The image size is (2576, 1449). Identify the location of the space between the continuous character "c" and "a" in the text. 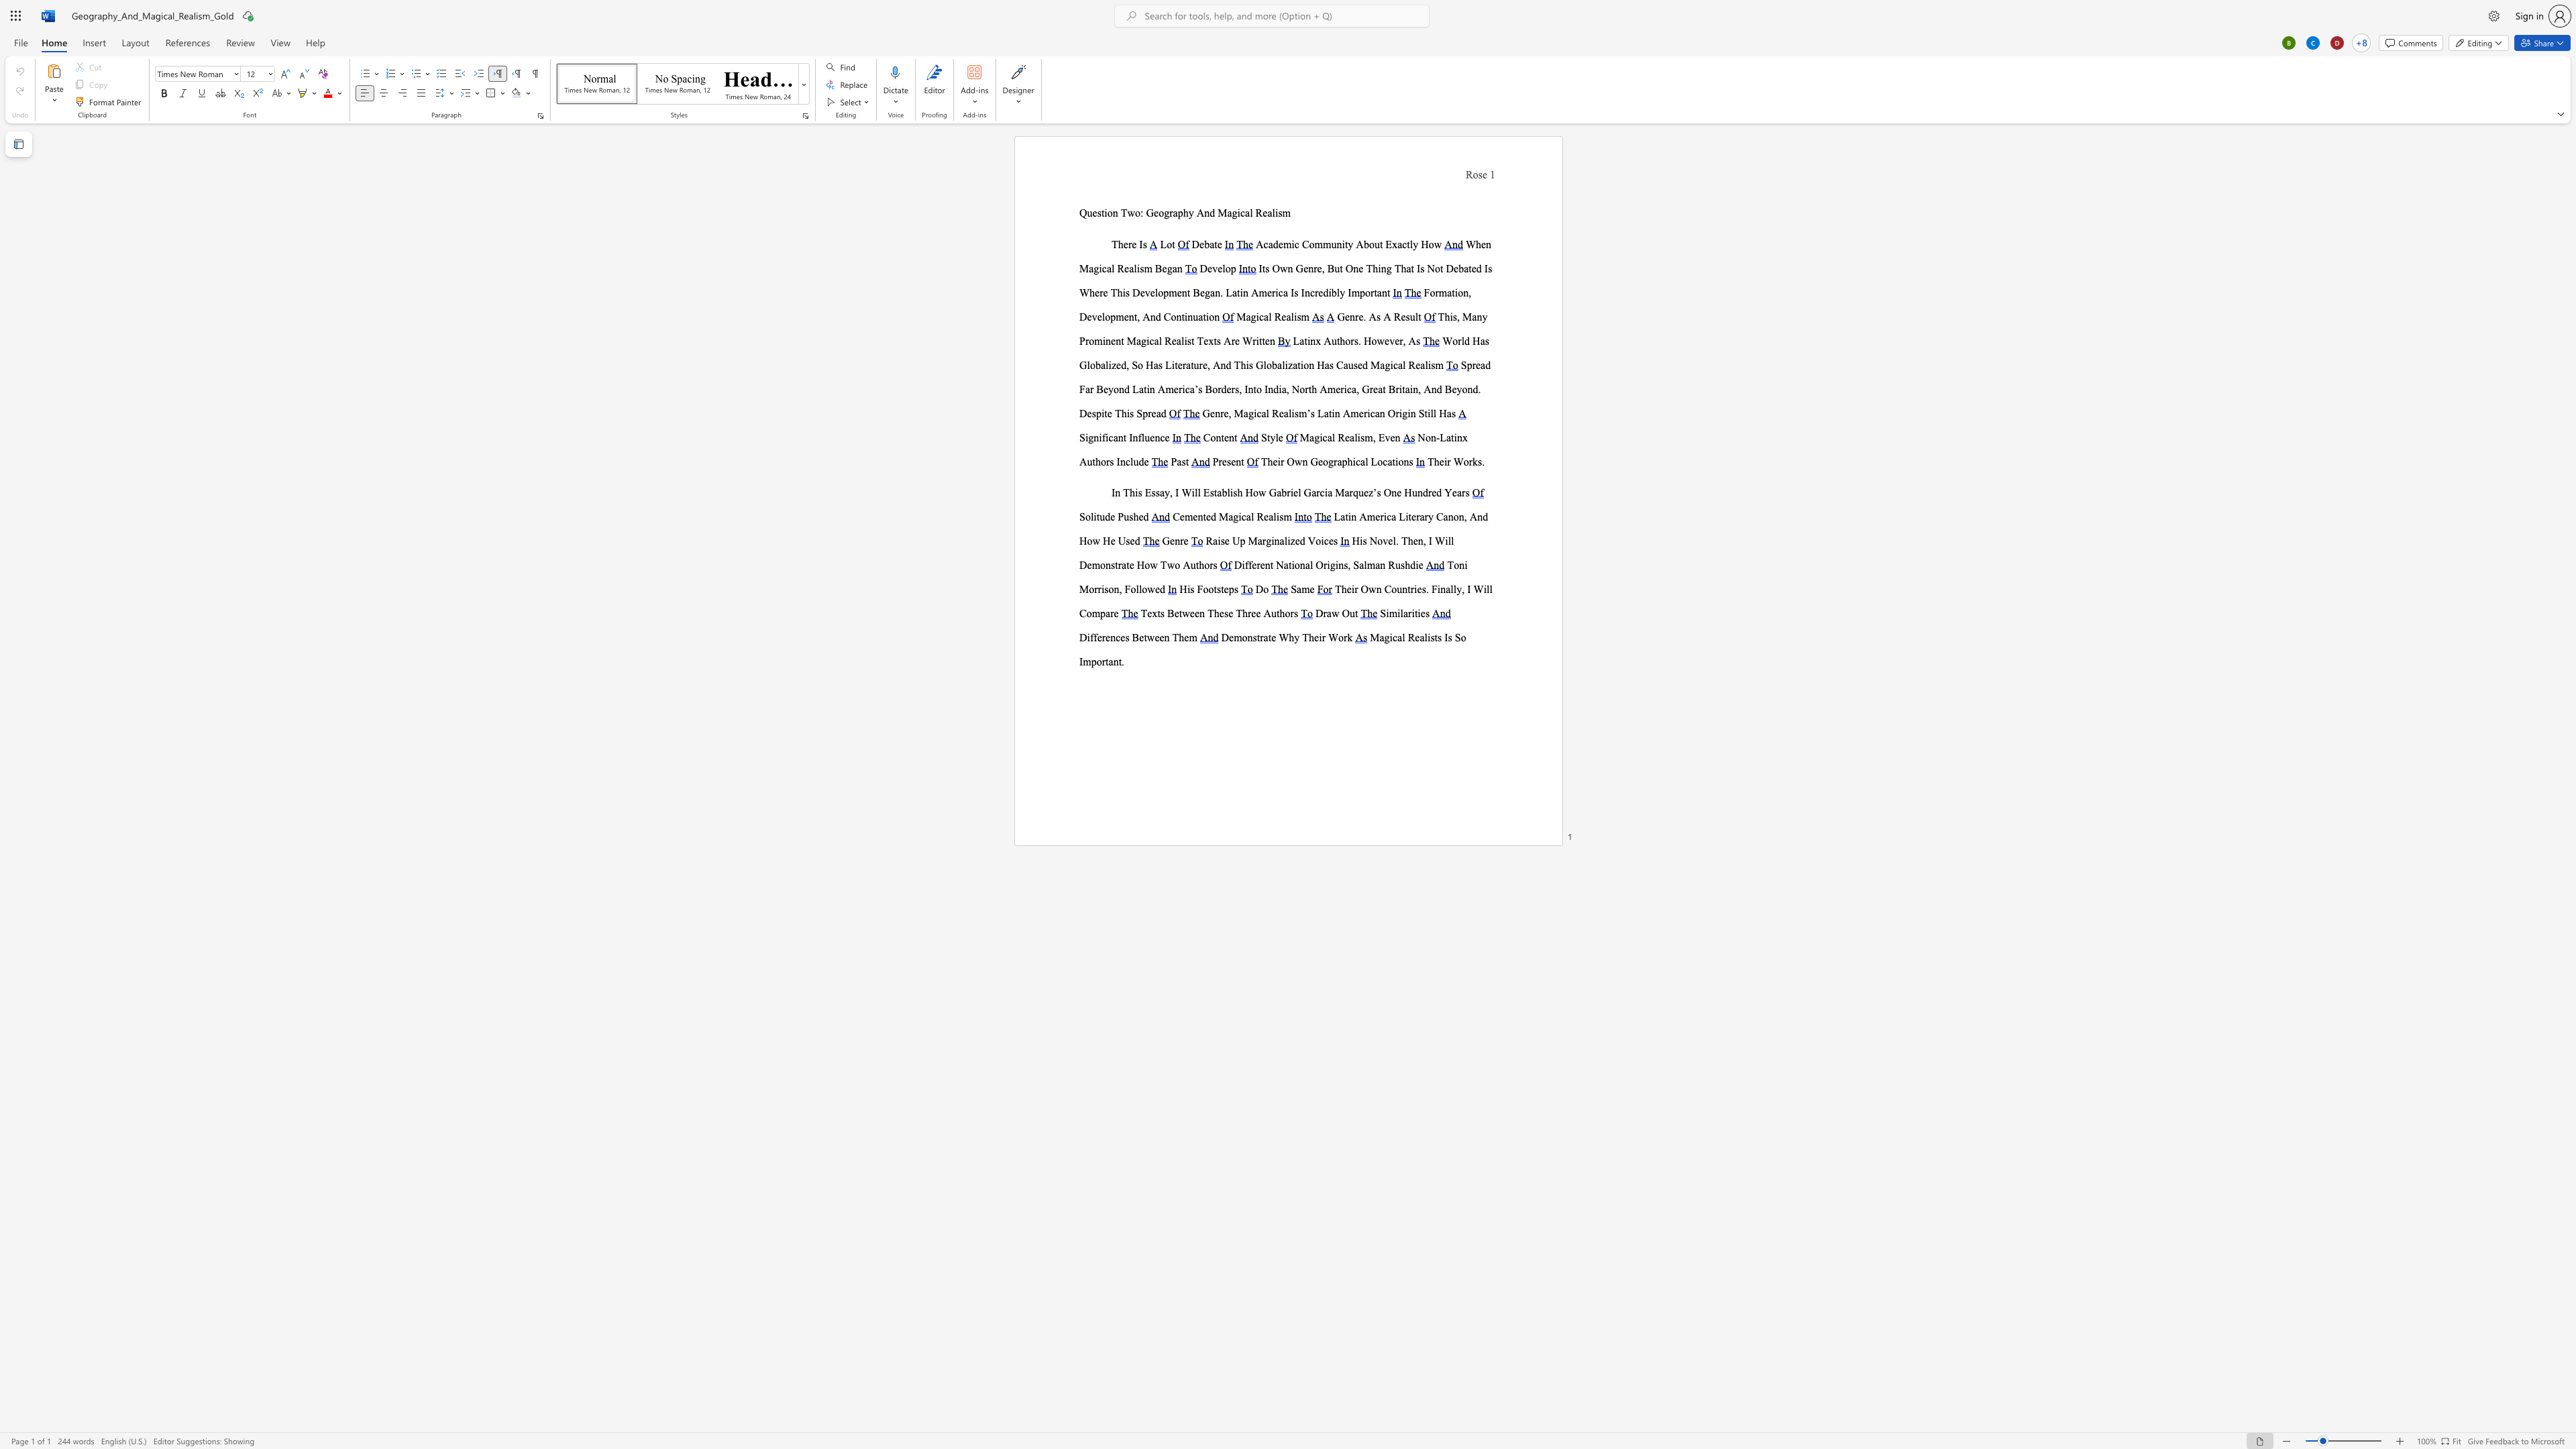
(1397, 364).